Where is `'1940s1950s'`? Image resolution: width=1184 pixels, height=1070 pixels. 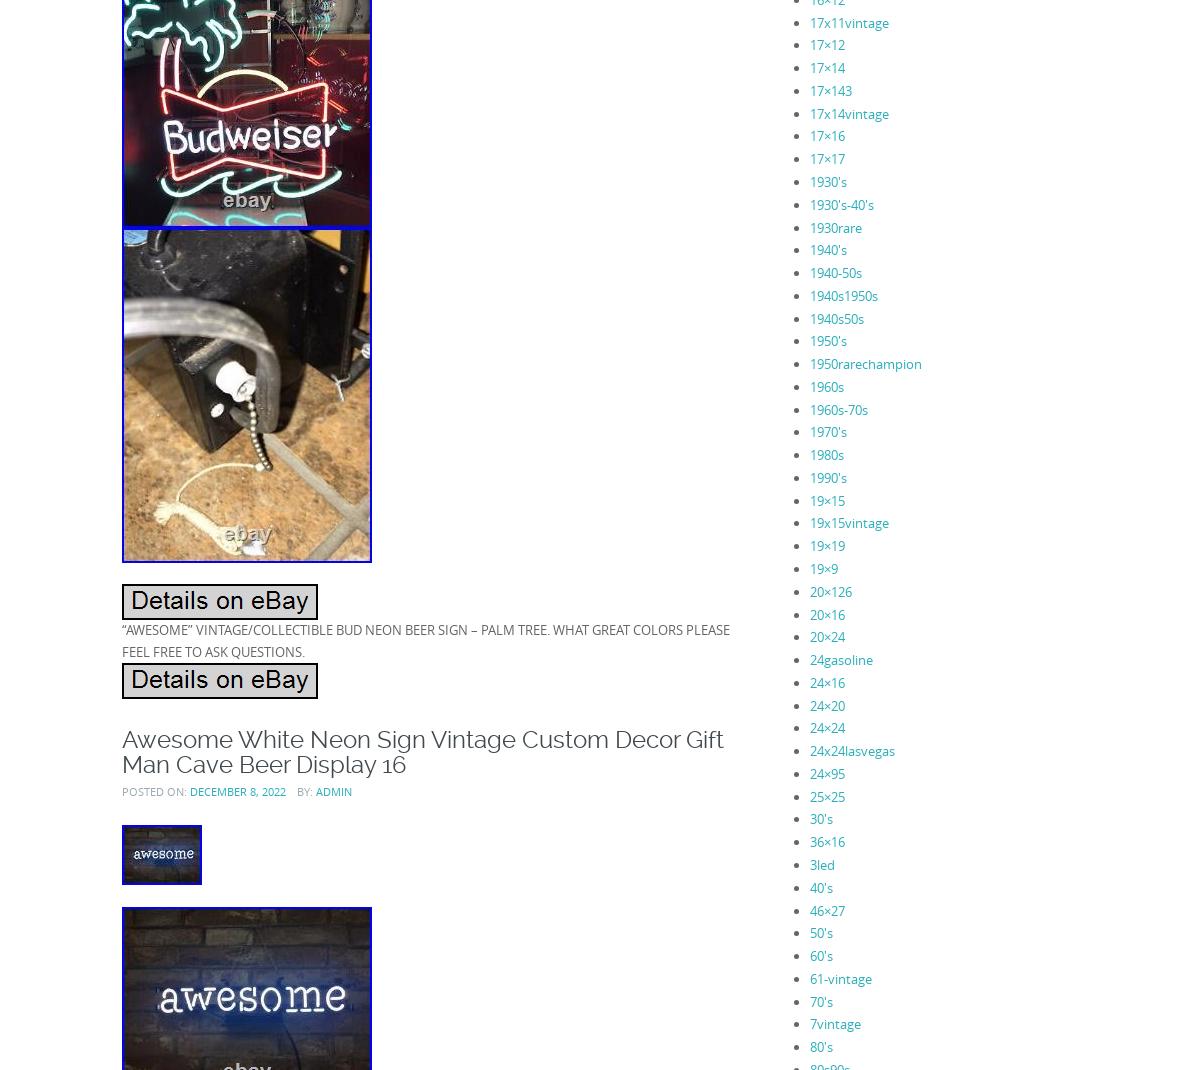
'1940s1950s' is located at coordinates (843, 294).